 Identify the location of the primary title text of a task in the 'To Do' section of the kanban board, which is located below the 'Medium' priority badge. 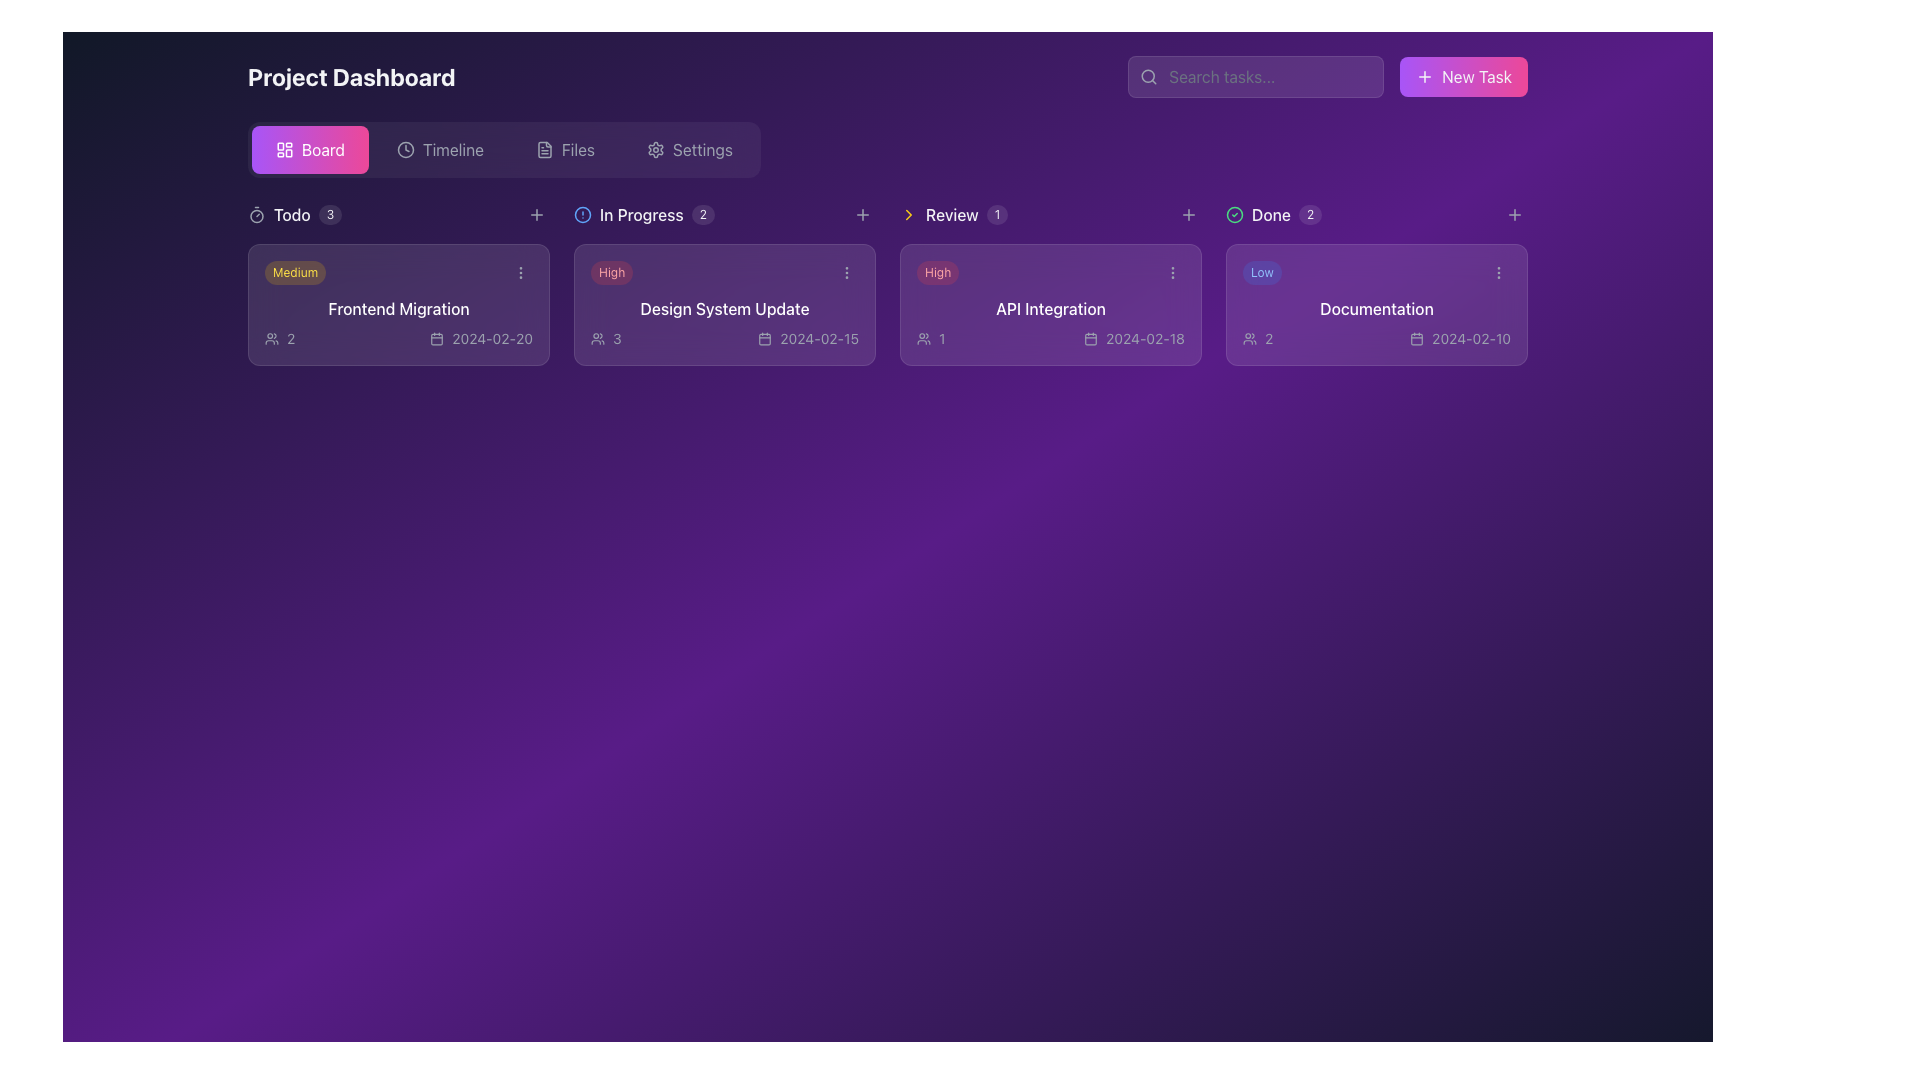
(398, 308).